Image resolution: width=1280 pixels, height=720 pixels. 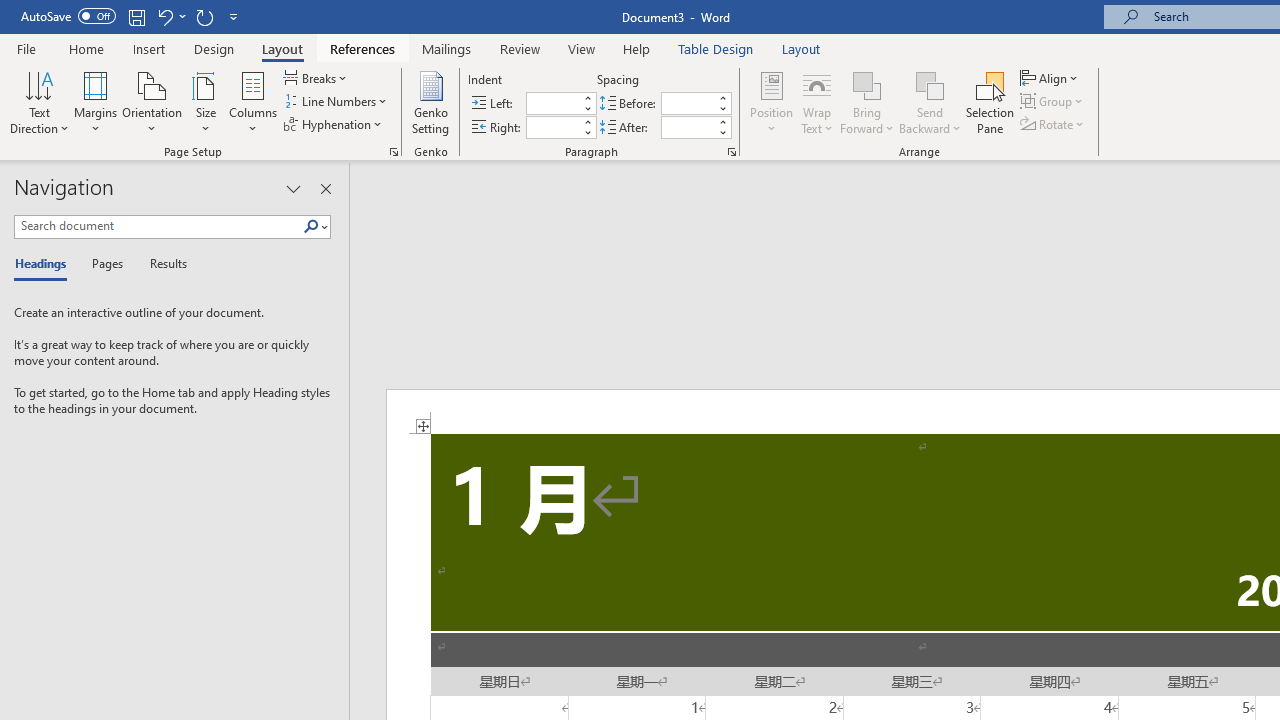 I want to click on 'Close pane', so click(x=325, y=189).